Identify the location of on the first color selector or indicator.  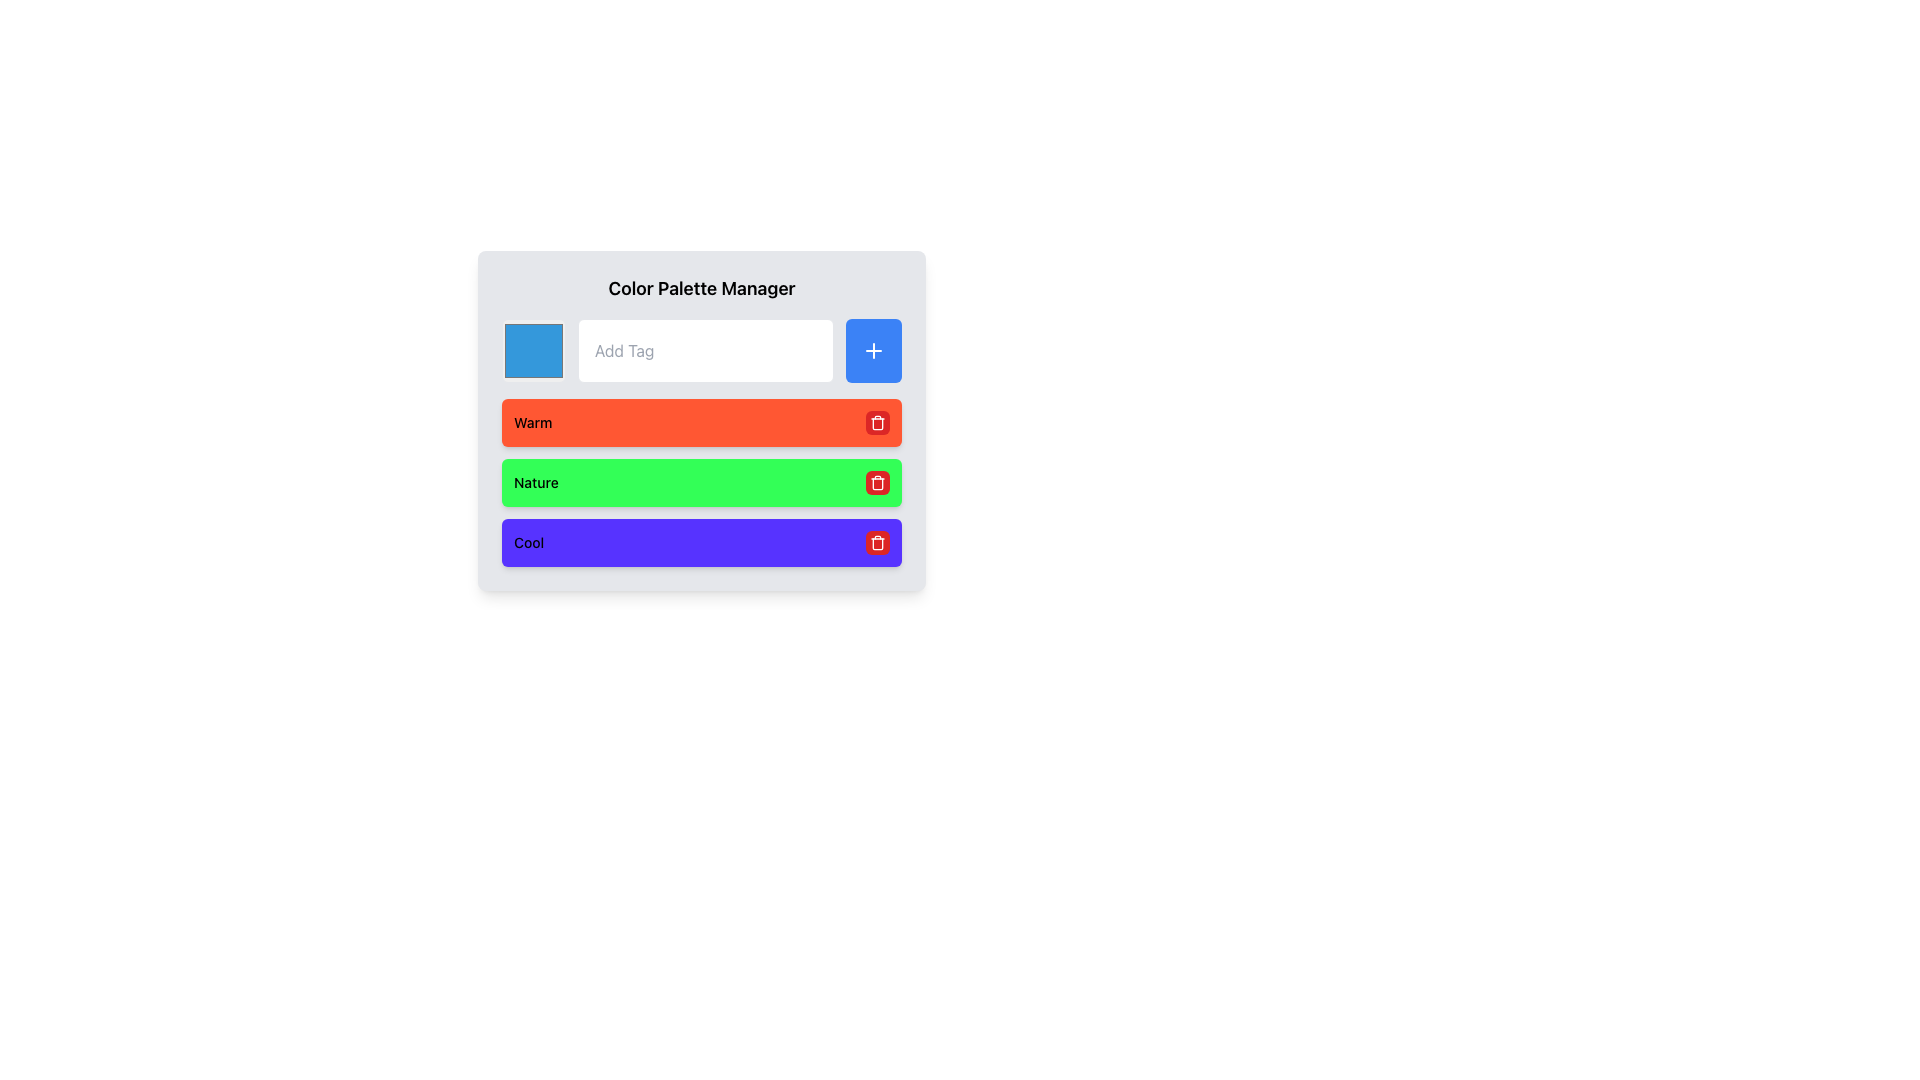
(533, 350).